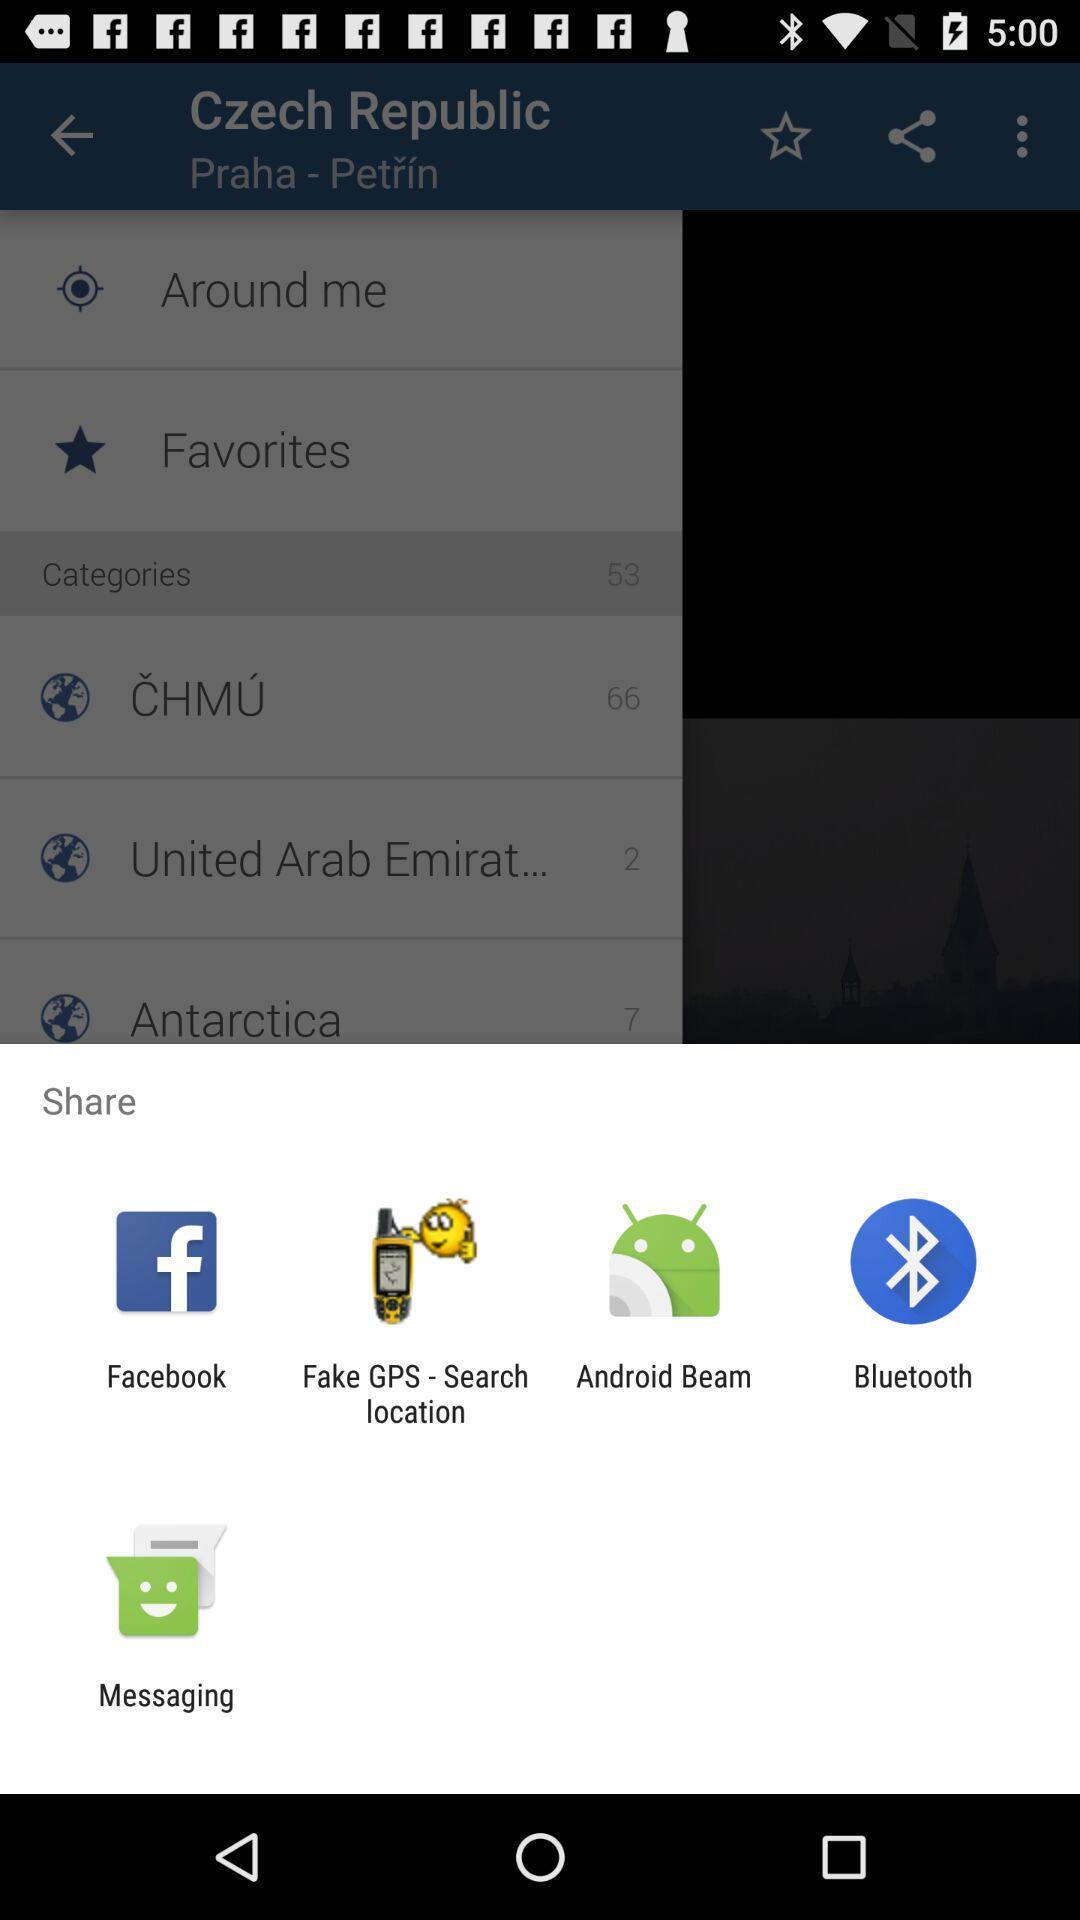 This screenshot has width=1080, height=1920. I want to click on the fake gps search, so click(414, 1392).